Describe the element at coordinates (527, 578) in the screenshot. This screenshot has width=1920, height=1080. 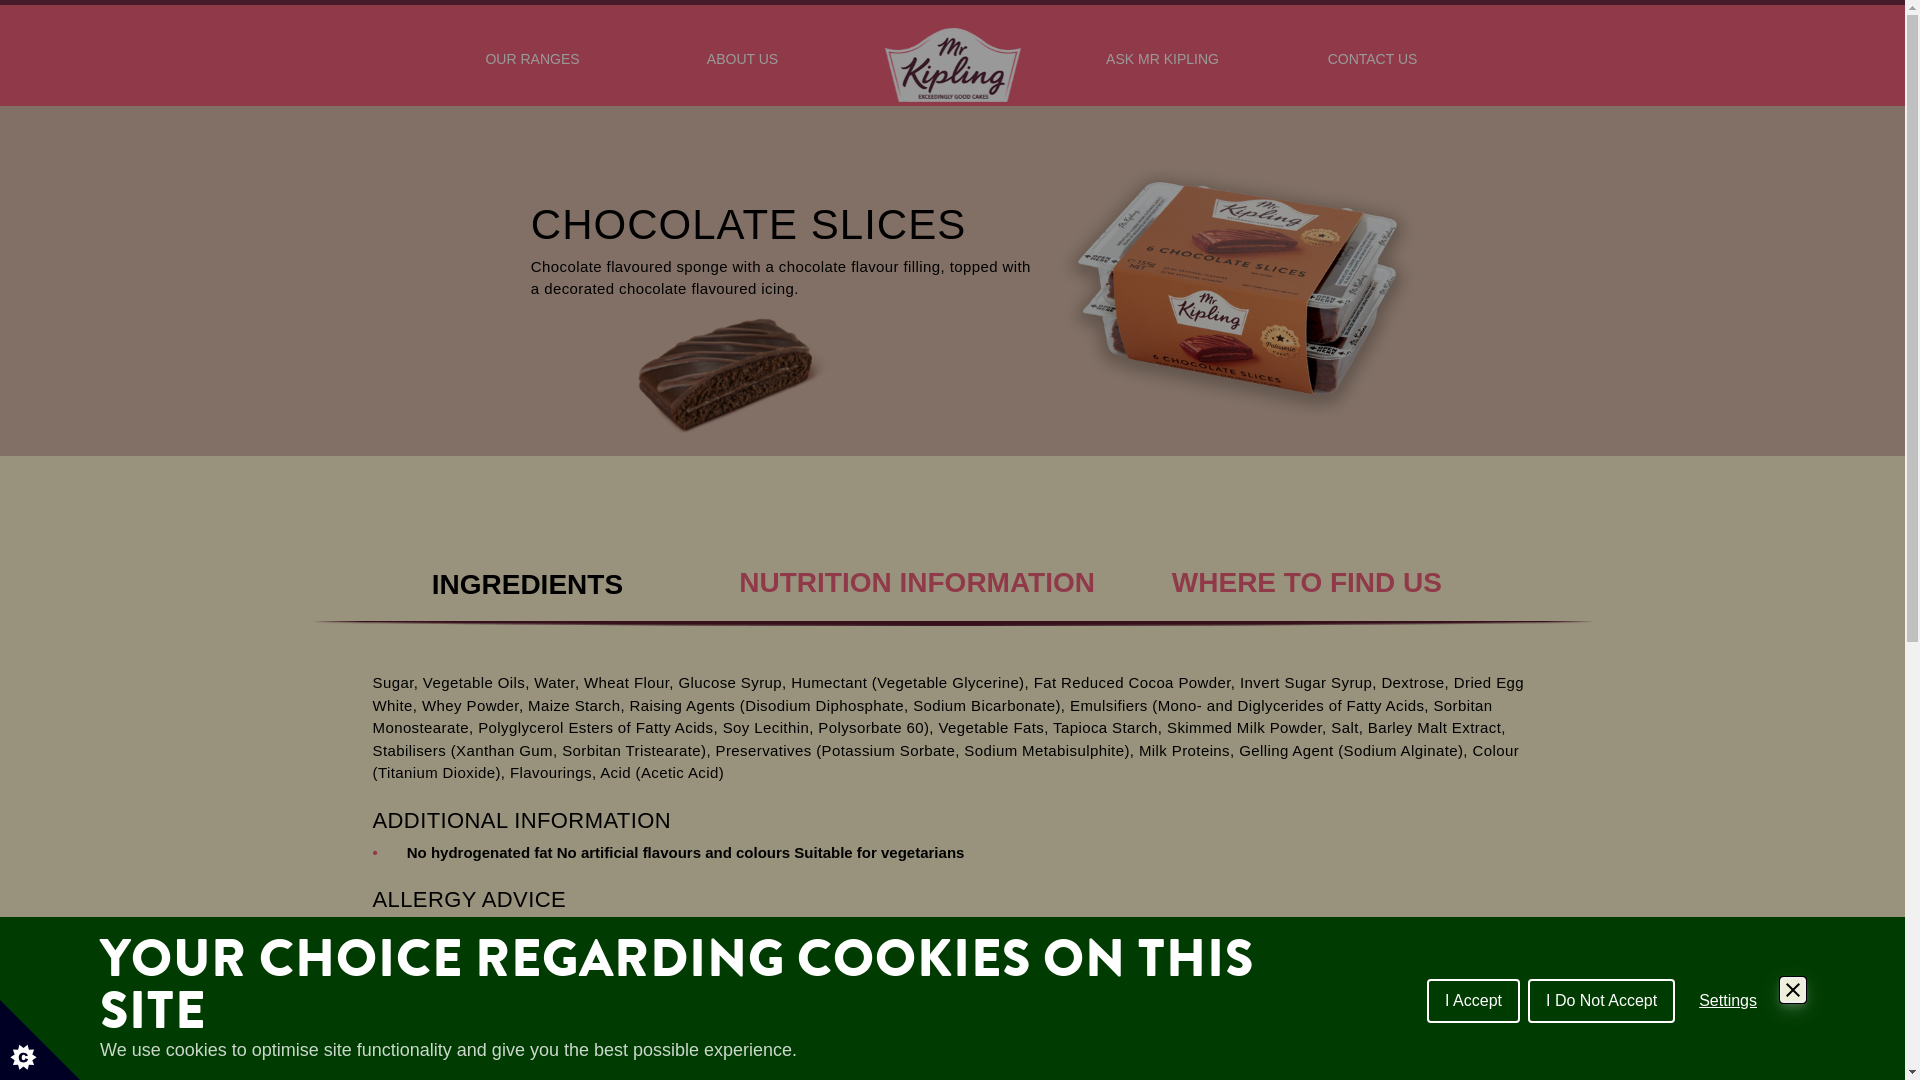
I see `'INGREDIENTS'` at that location.